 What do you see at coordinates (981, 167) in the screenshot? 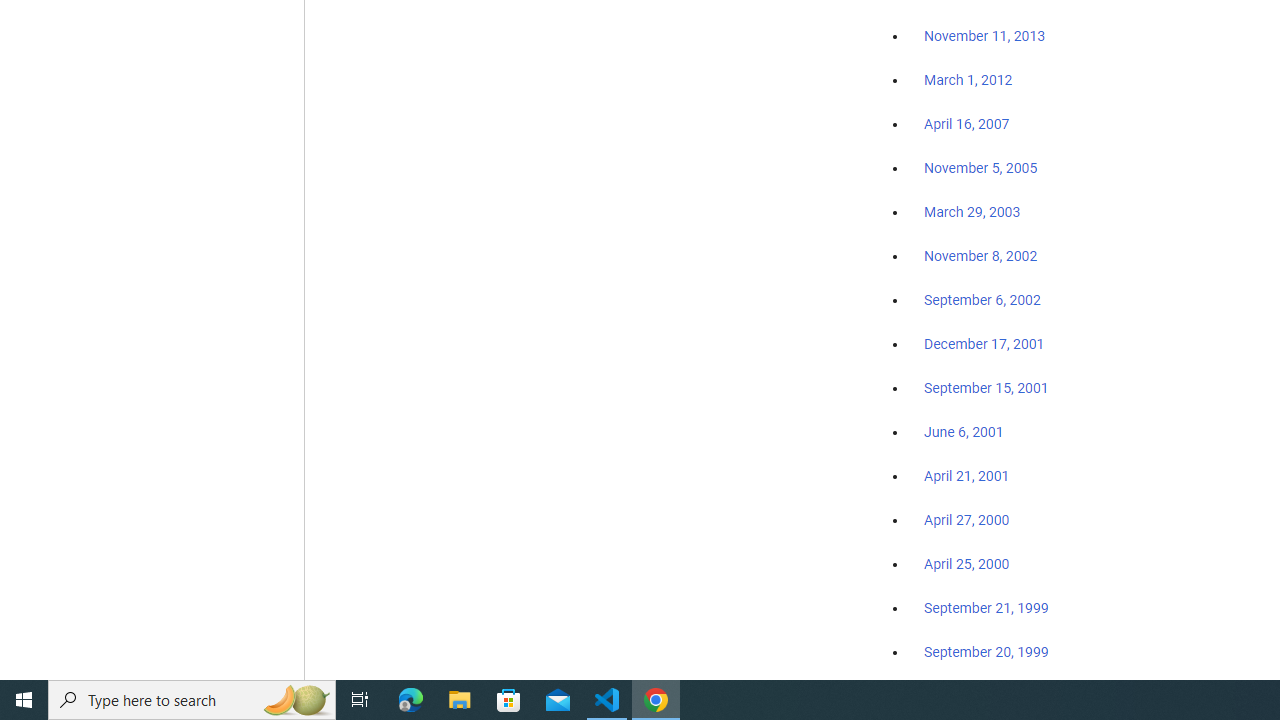
I see `'November 5, 2005'` at bounding box center [981, 167].